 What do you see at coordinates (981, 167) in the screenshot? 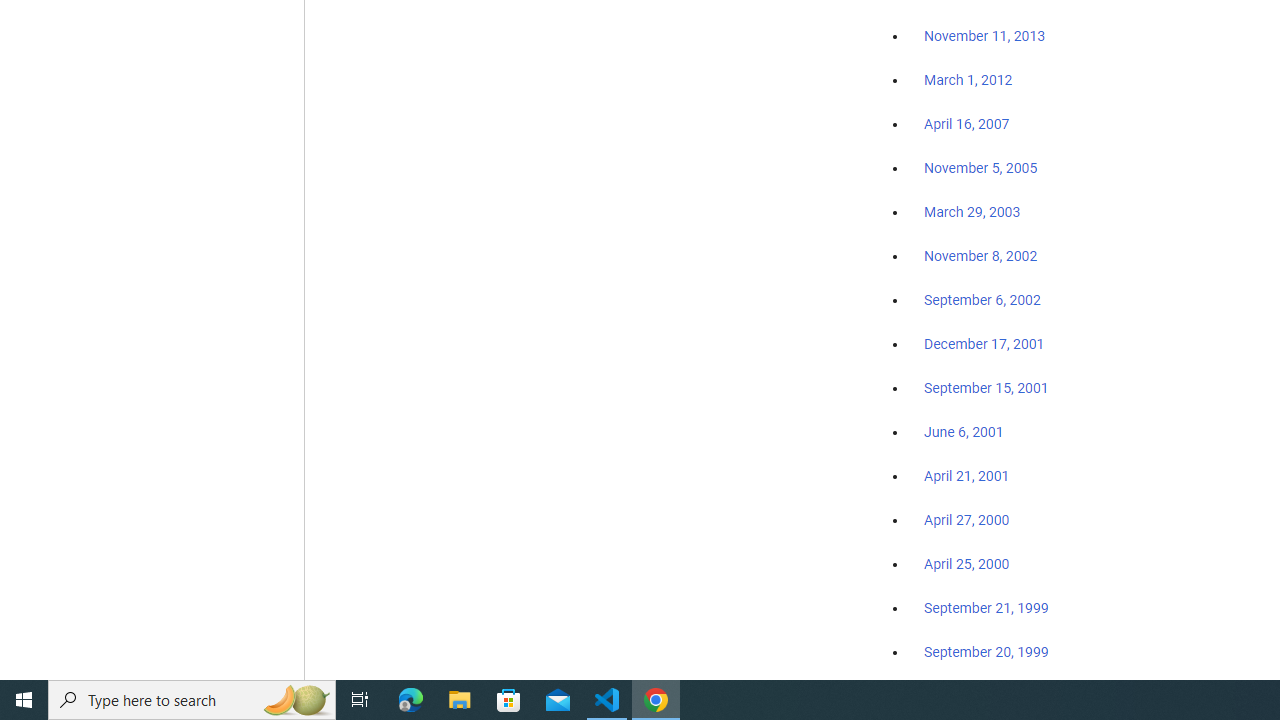
I see `'November 5, 2005'` at bounding box center [981, 167].